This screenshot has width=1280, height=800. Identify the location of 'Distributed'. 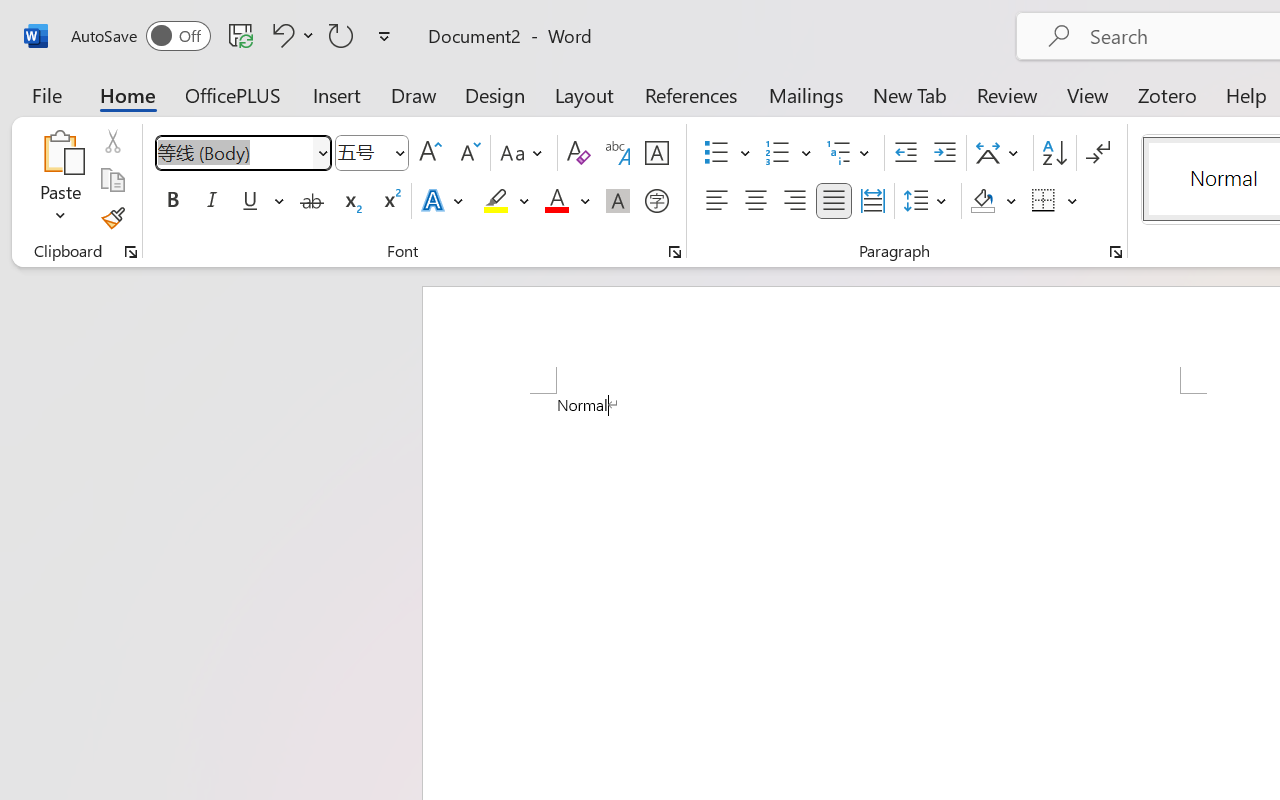
(872, 201).